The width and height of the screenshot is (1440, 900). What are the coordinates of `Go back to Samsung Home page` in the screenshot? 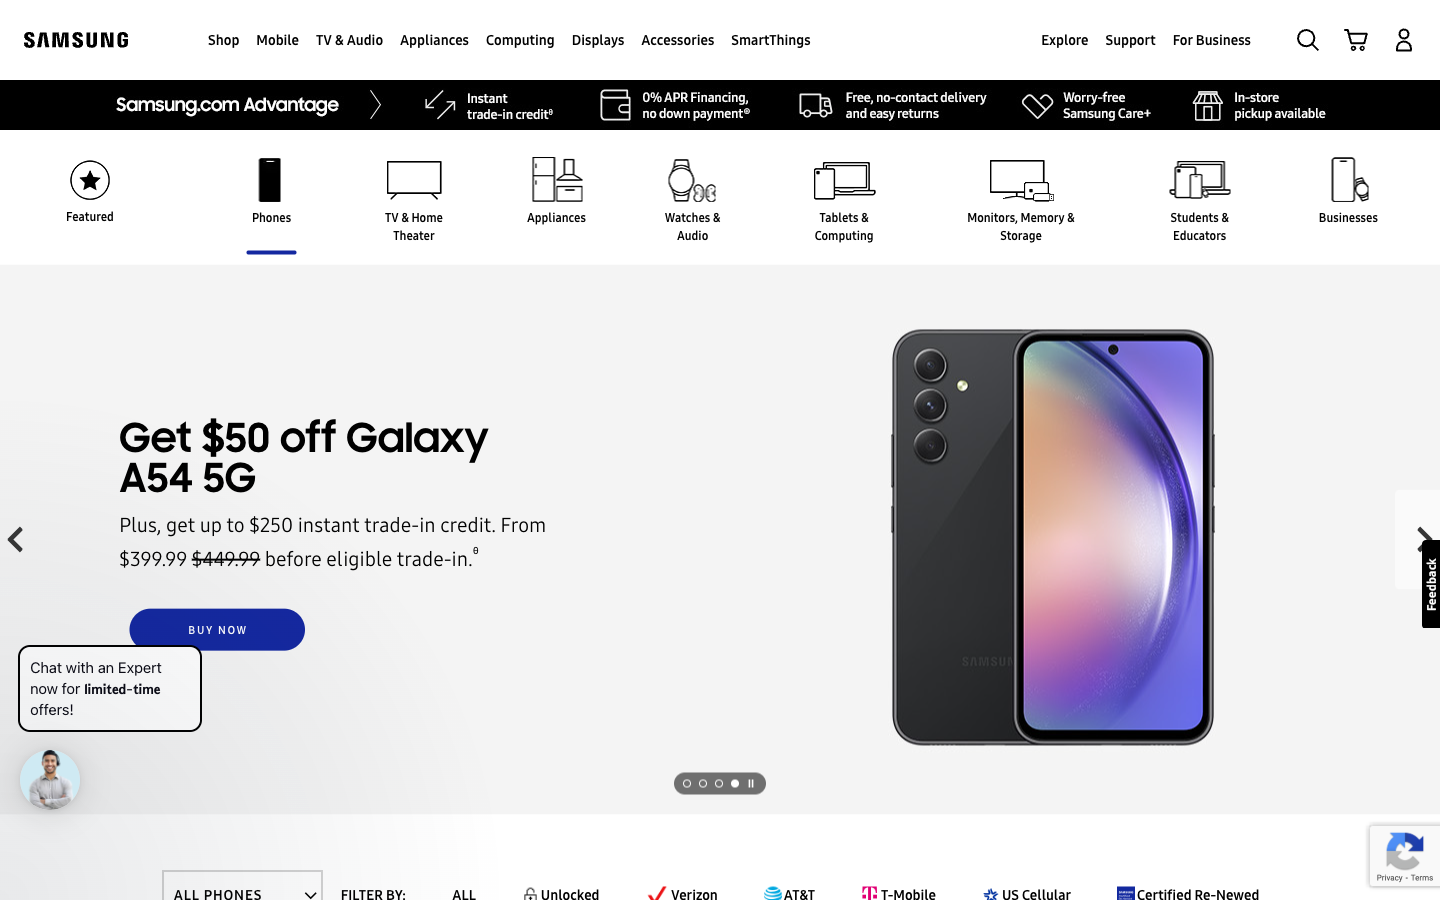 It's located at (76, 38).